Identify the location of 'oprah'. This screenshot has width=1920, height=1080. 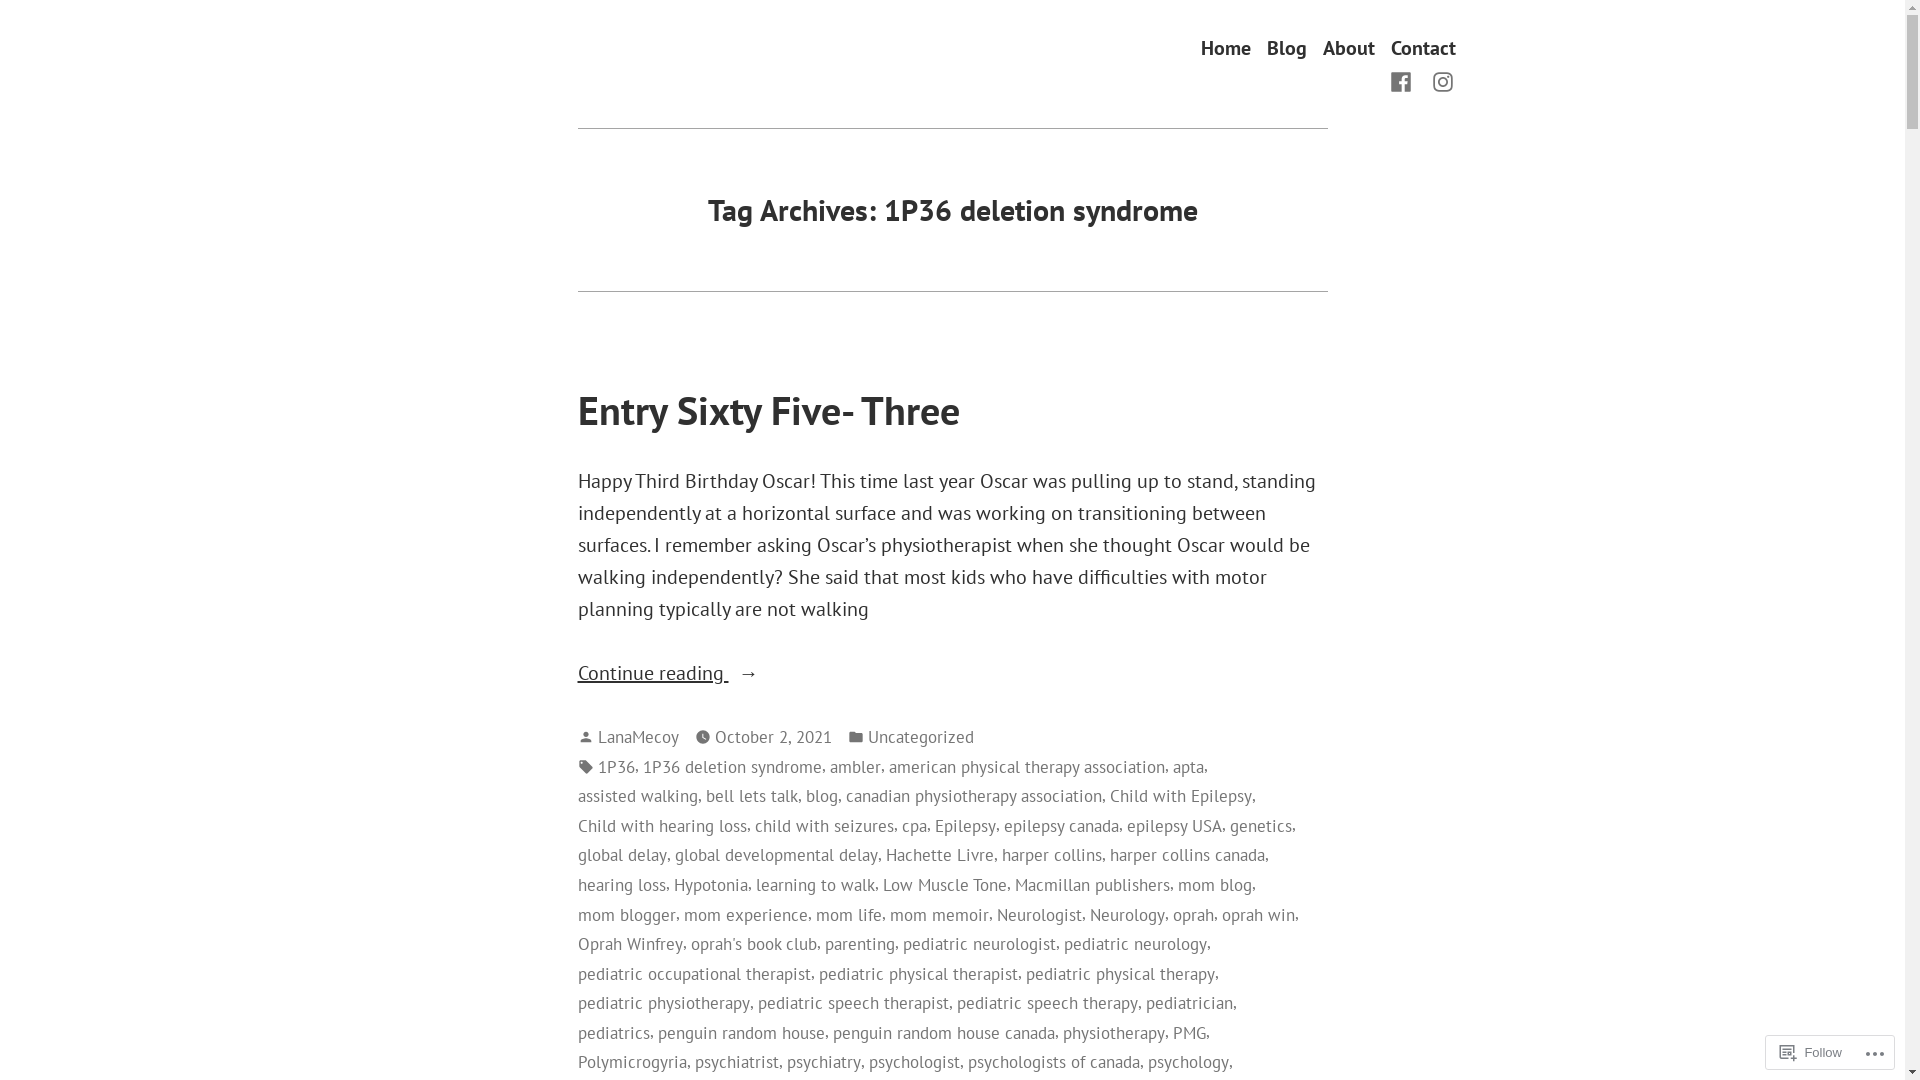
(1192, 914).